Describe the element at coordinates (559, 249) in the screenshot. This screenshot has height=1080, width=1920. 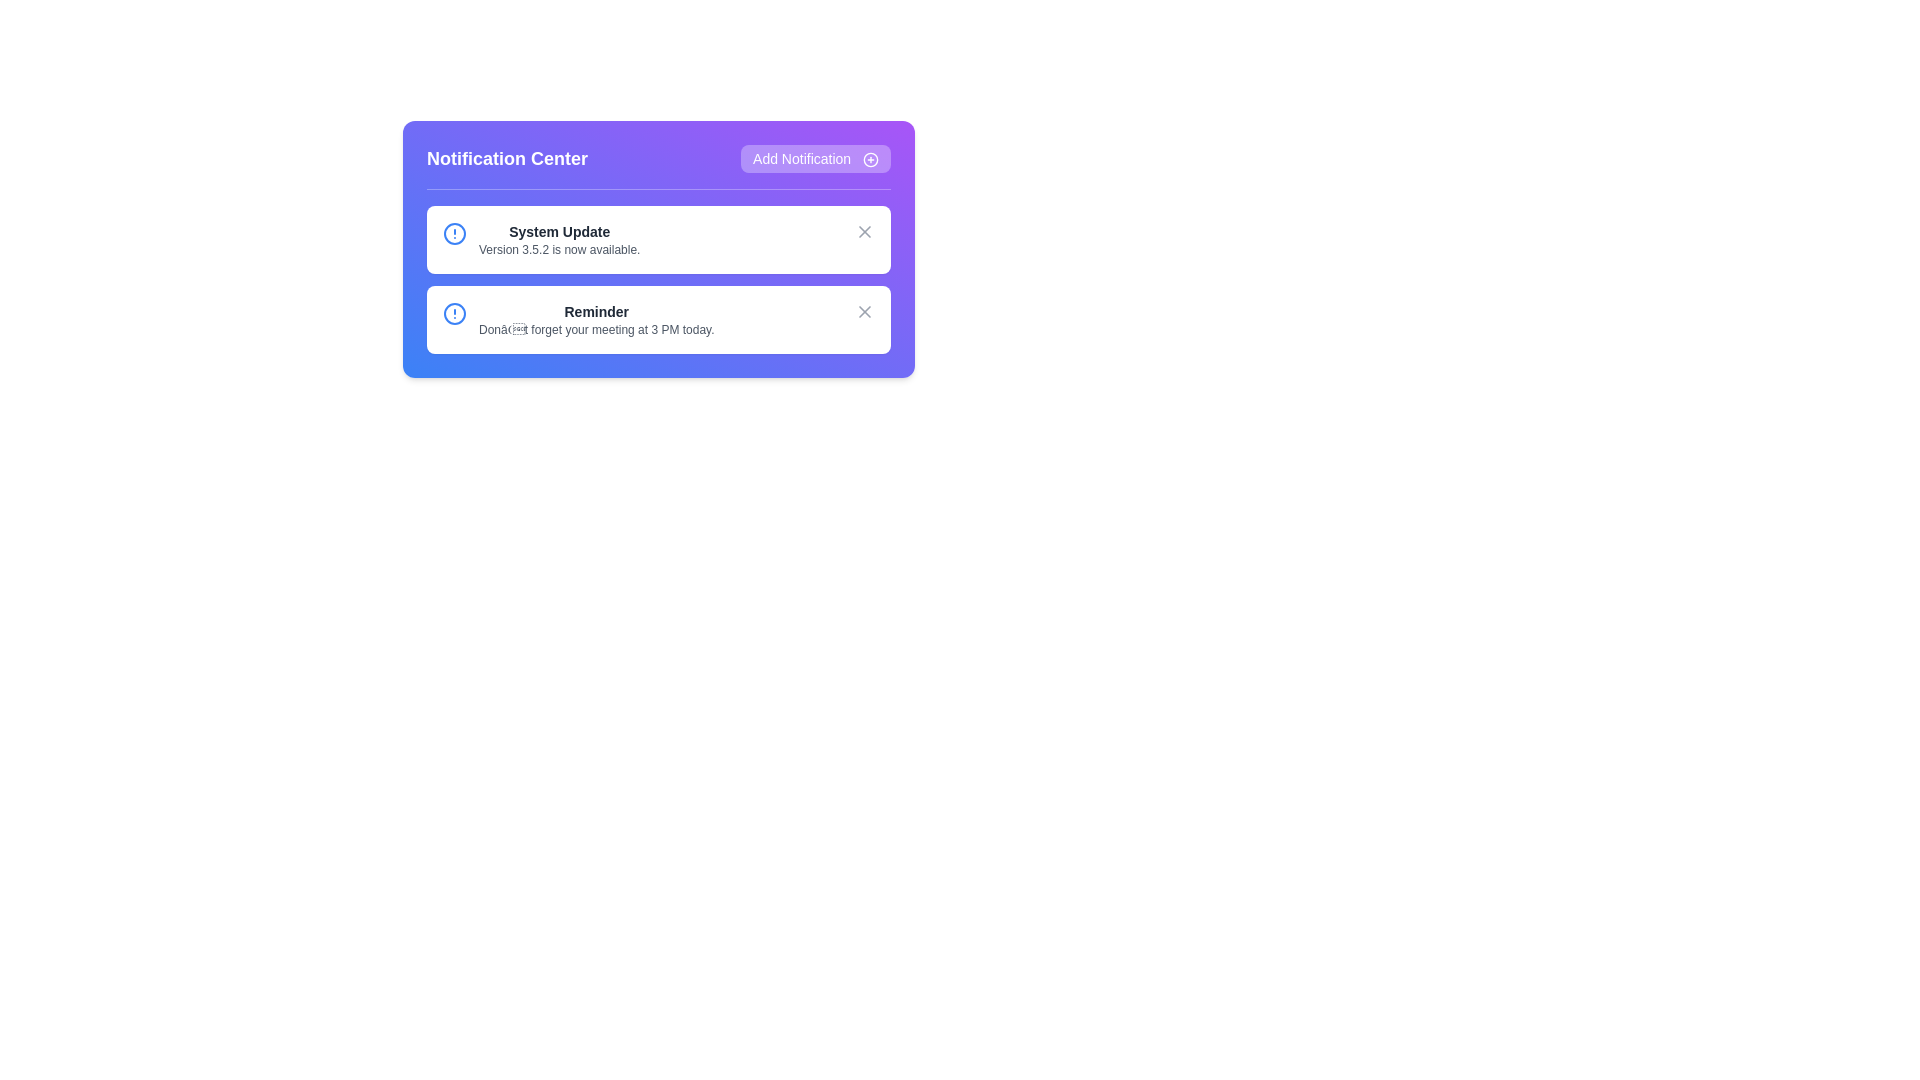
I see `the static text label displaying 'Version 3.5.2 is now available.' which is located below the 'System Update' heading in the notification card` at that location.